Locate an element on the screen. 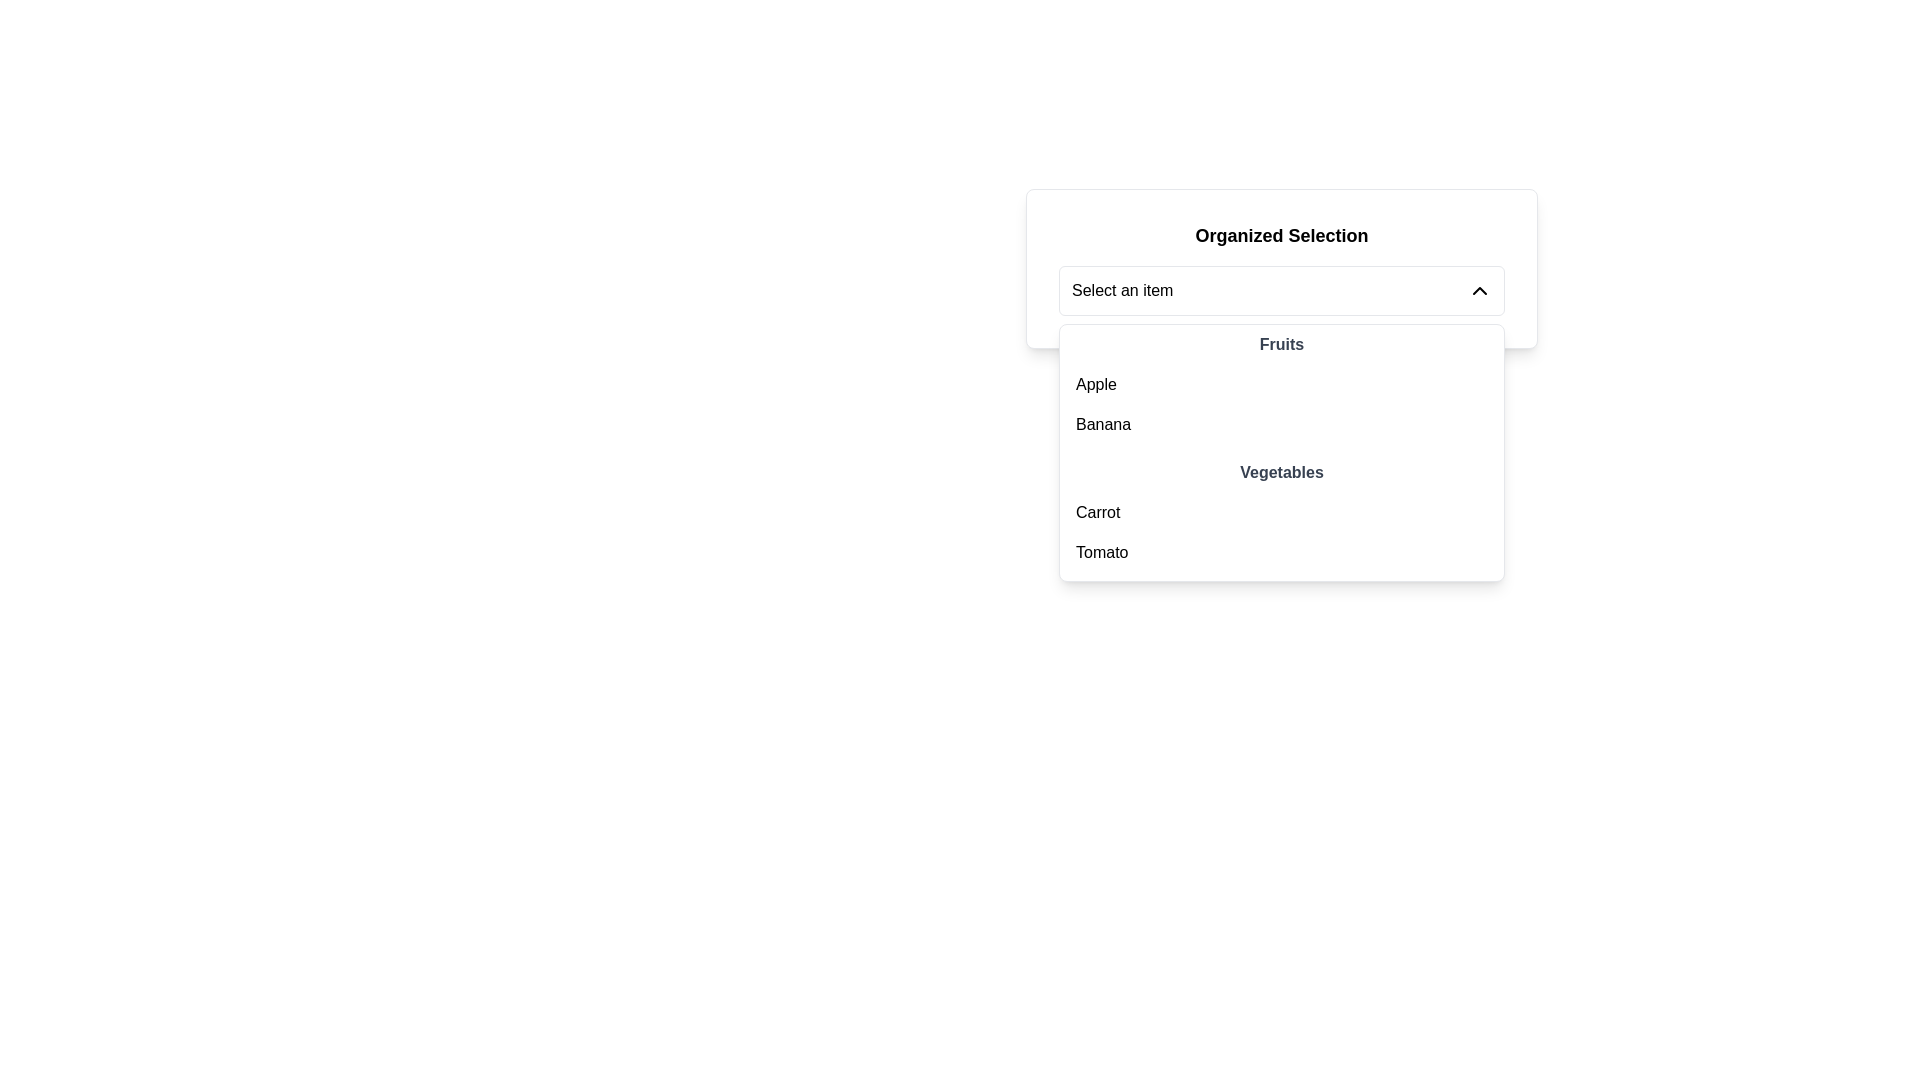  the 'Carrot' text label within the dropdown menu under the 'Vegetables' category is located at coordinates (1097, 512).